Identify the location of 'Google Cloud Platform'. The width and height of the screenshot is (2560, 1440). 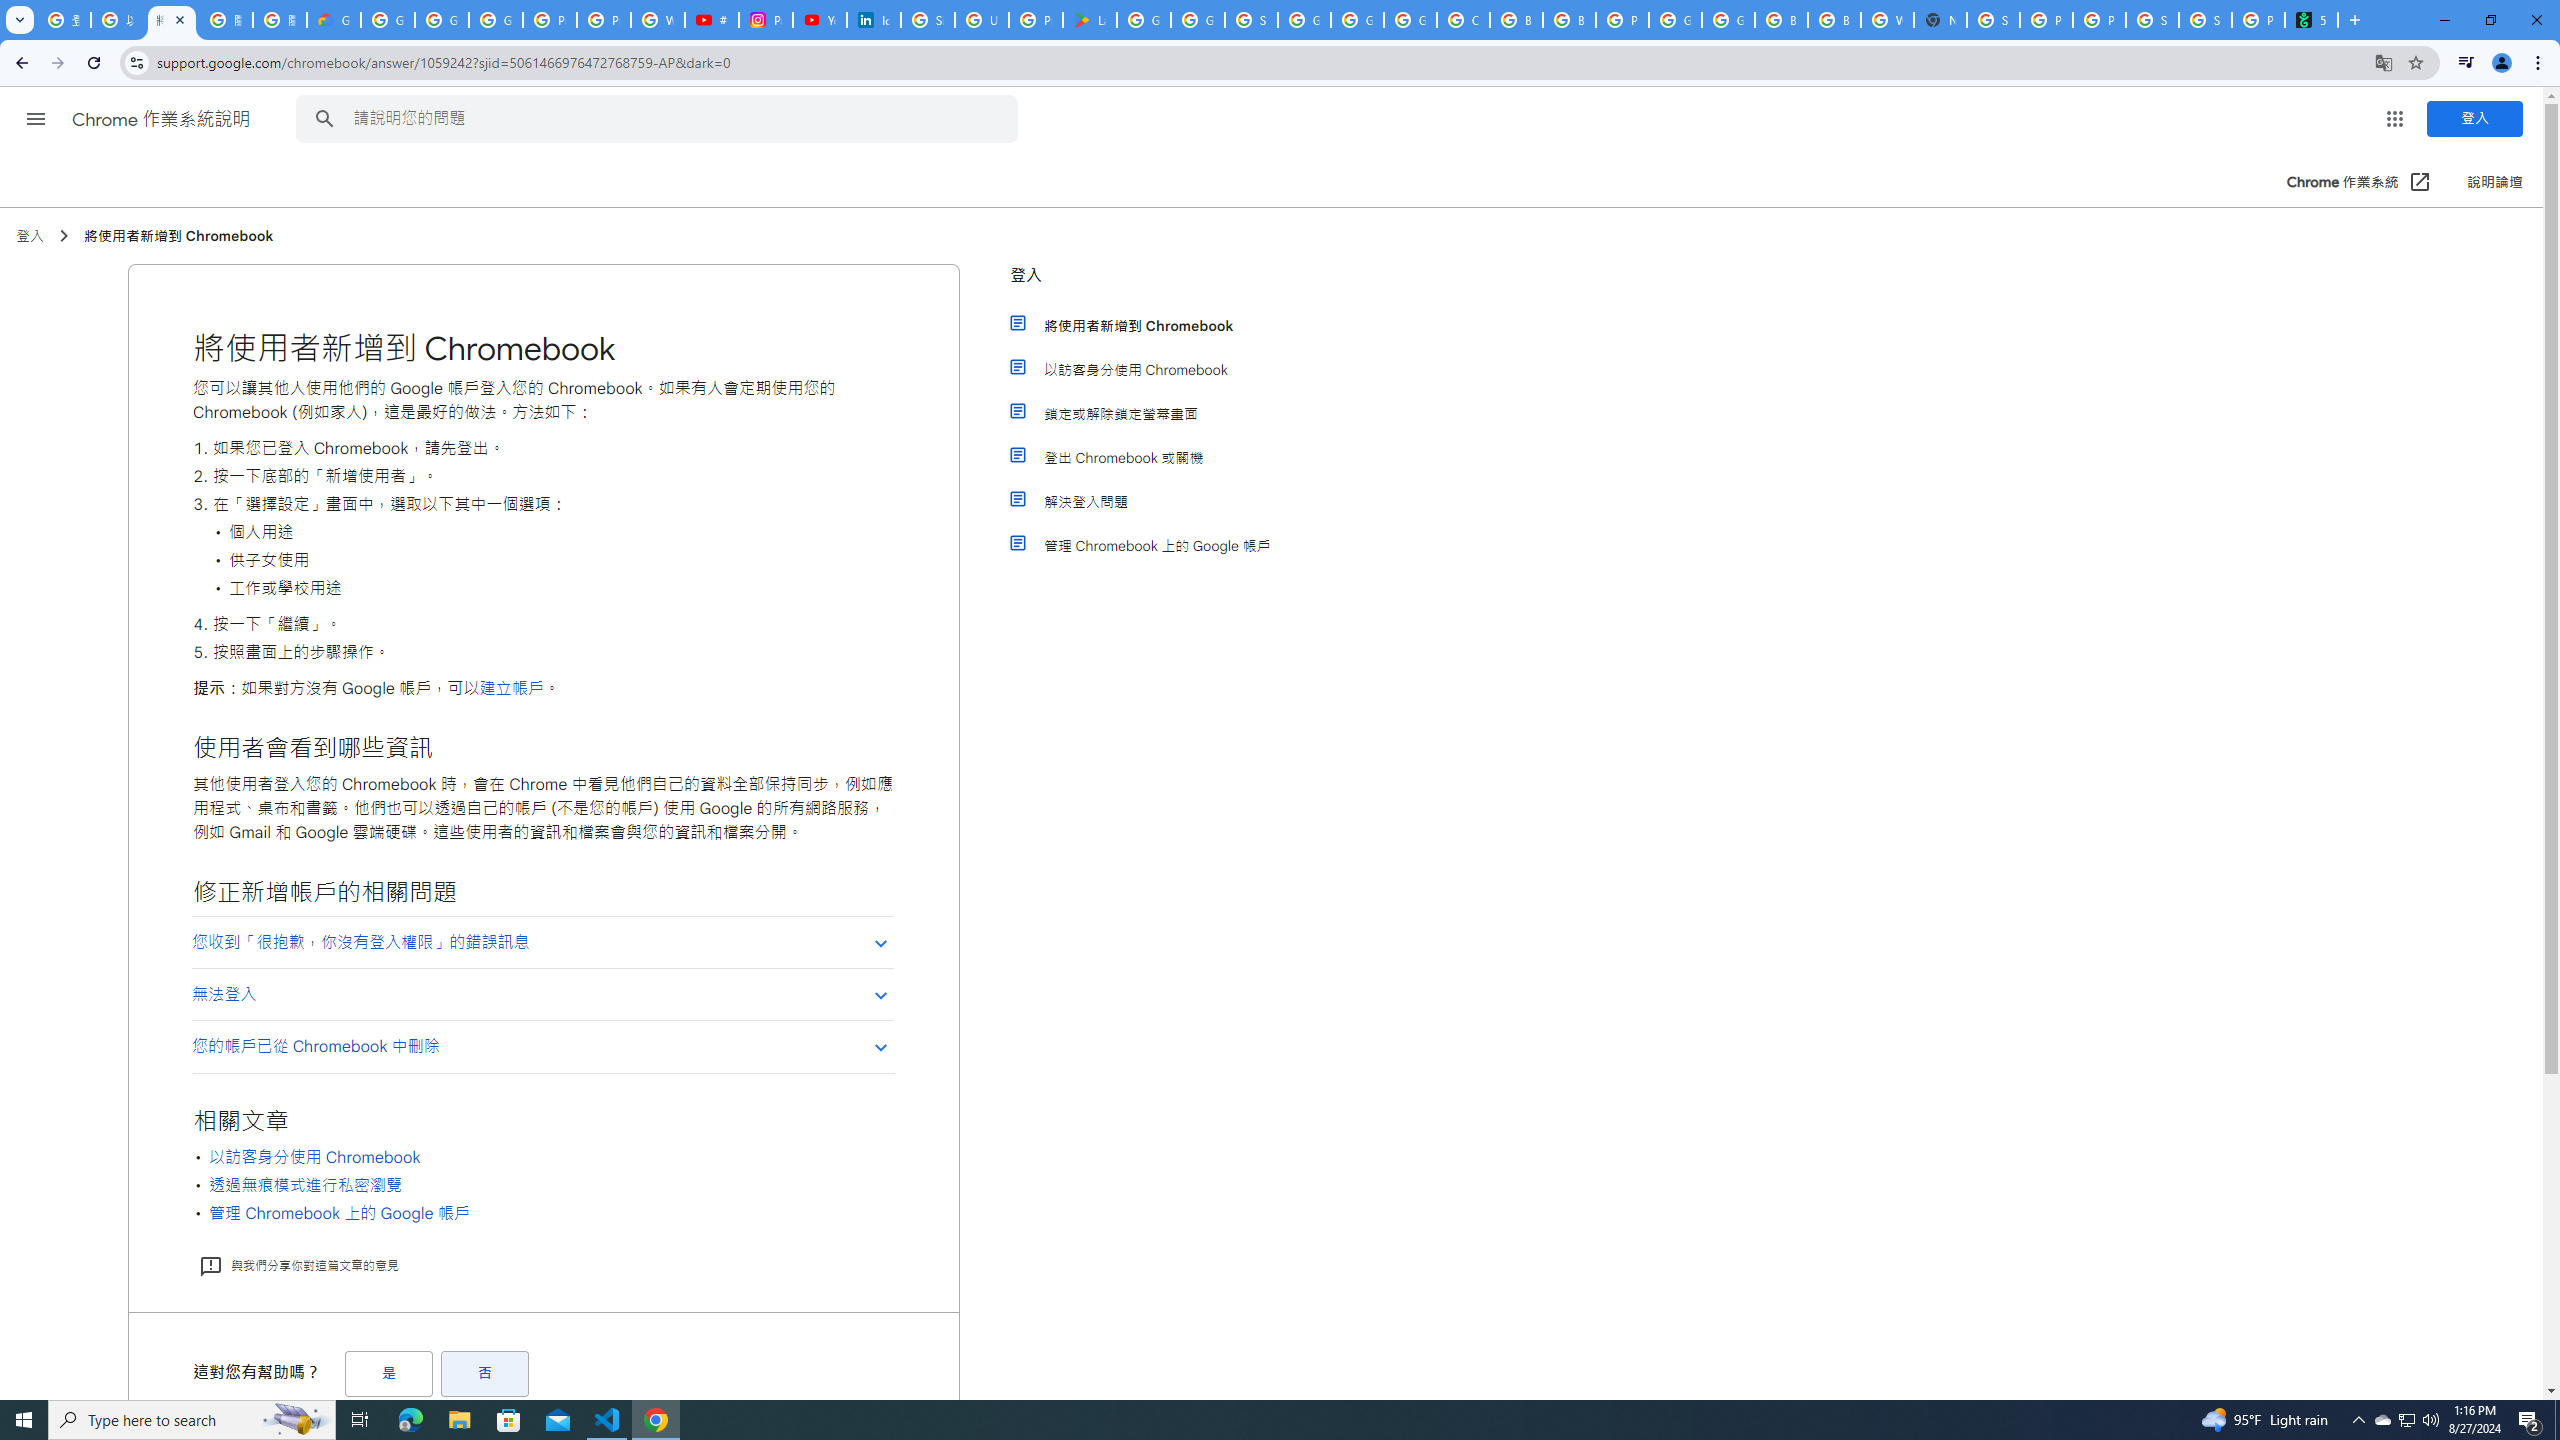
(1728, 19).